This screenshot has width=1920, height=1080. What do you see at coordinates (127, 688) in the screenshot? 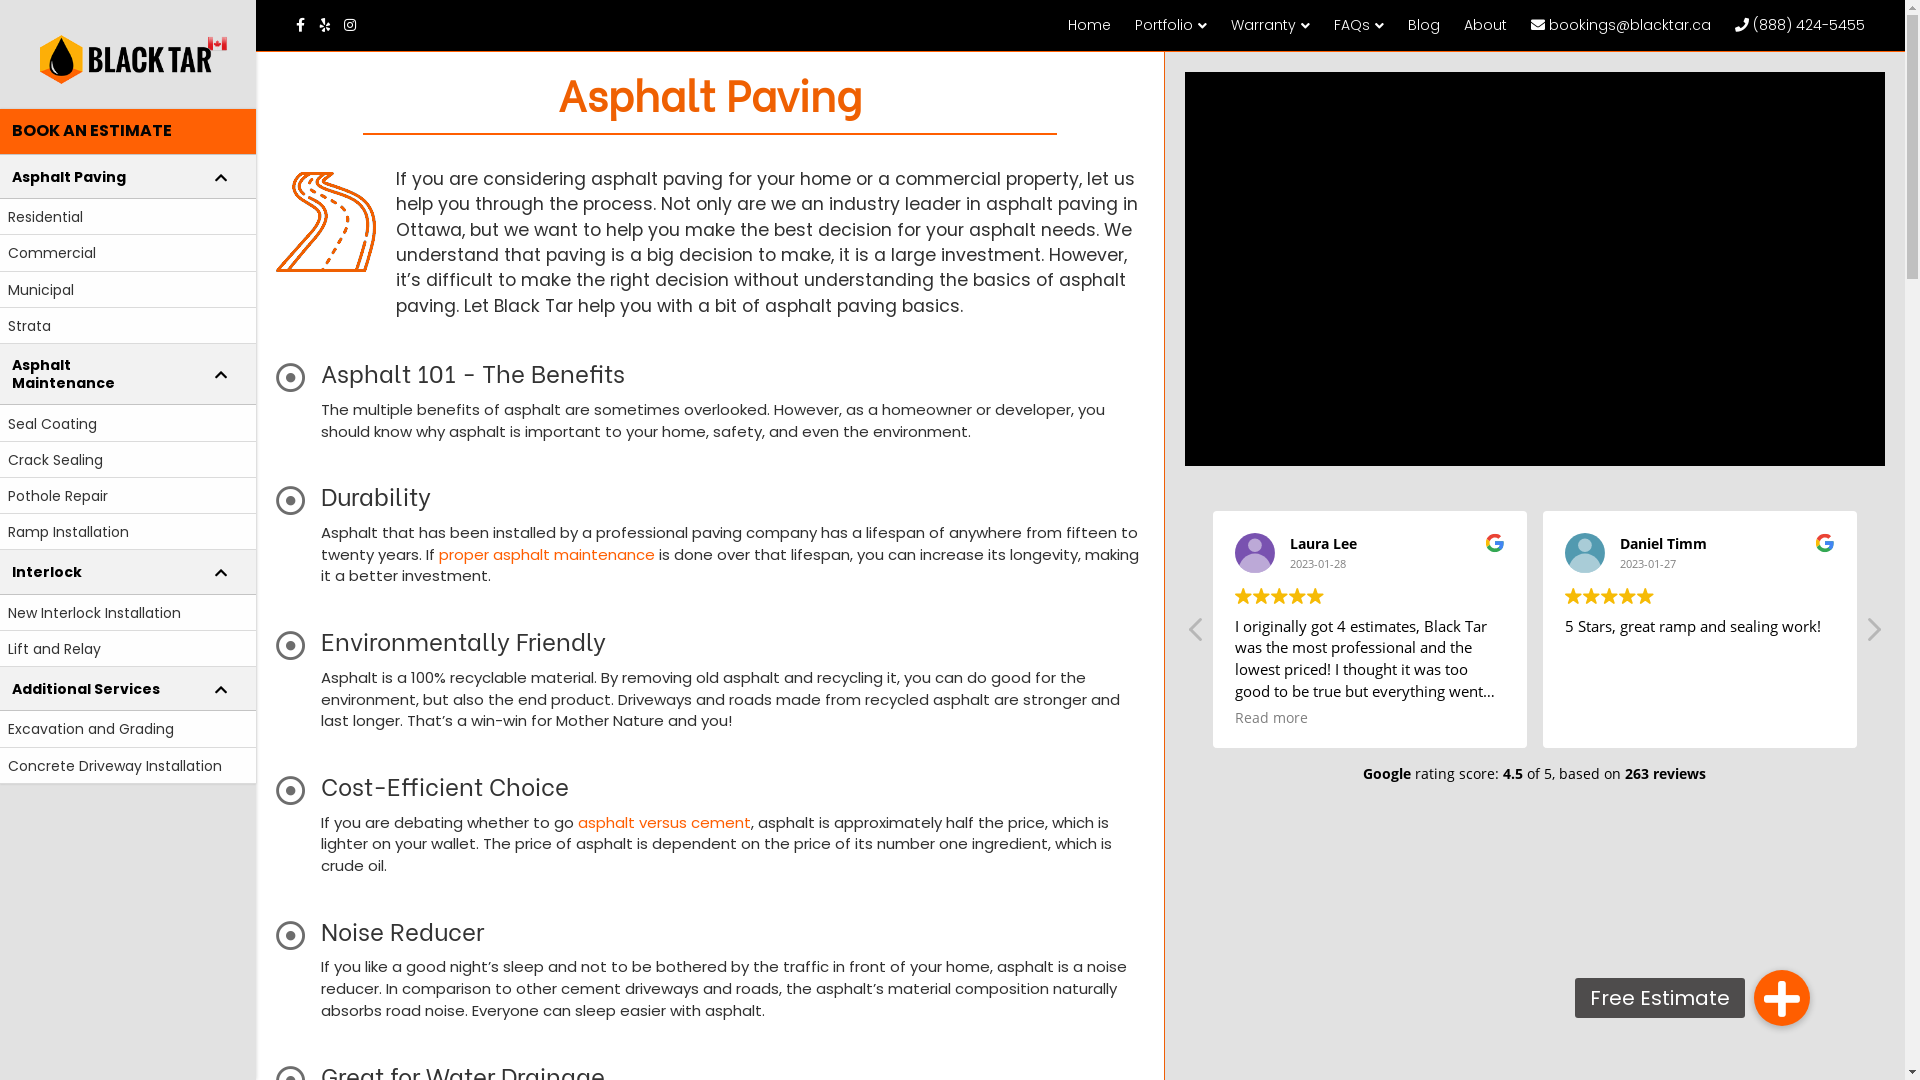
I see `'Additional Services'` at bounding box center [127, 688].